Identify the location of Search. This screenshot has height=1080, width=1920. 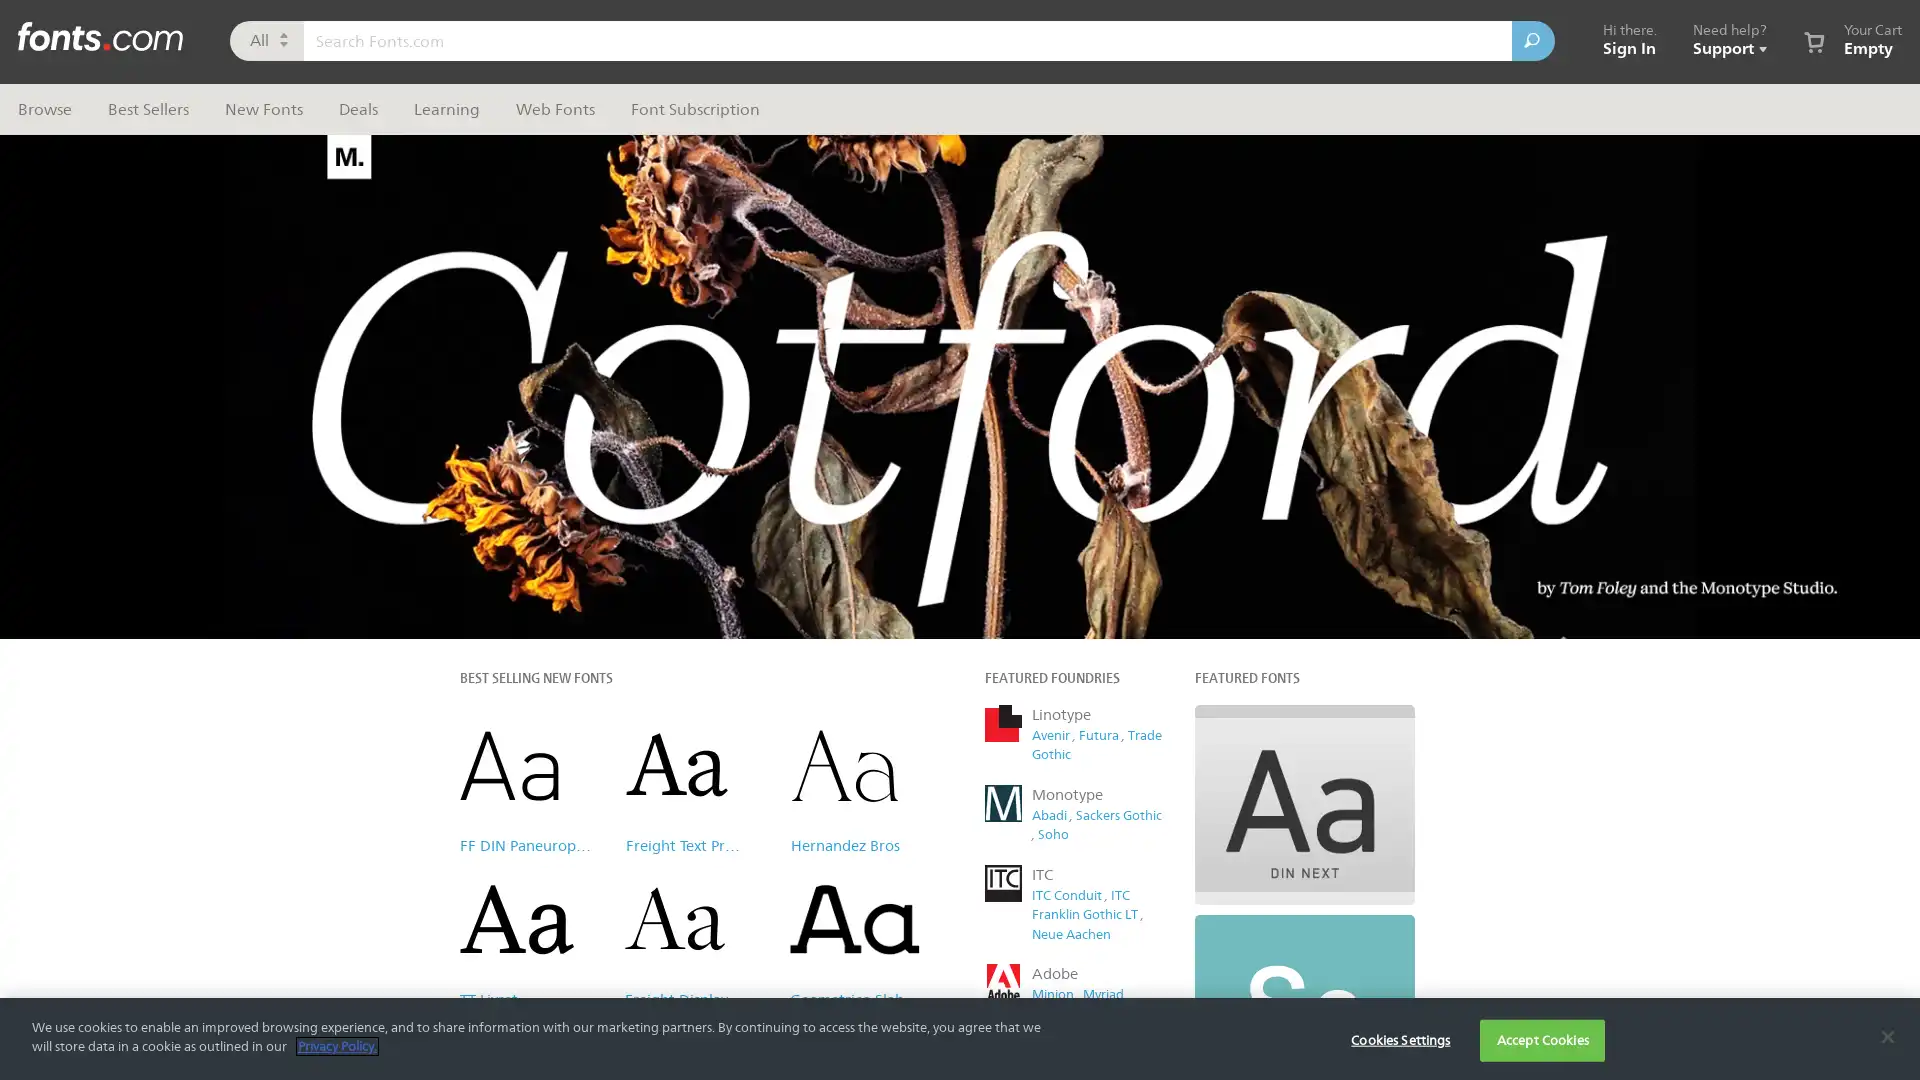
(1532, 41).